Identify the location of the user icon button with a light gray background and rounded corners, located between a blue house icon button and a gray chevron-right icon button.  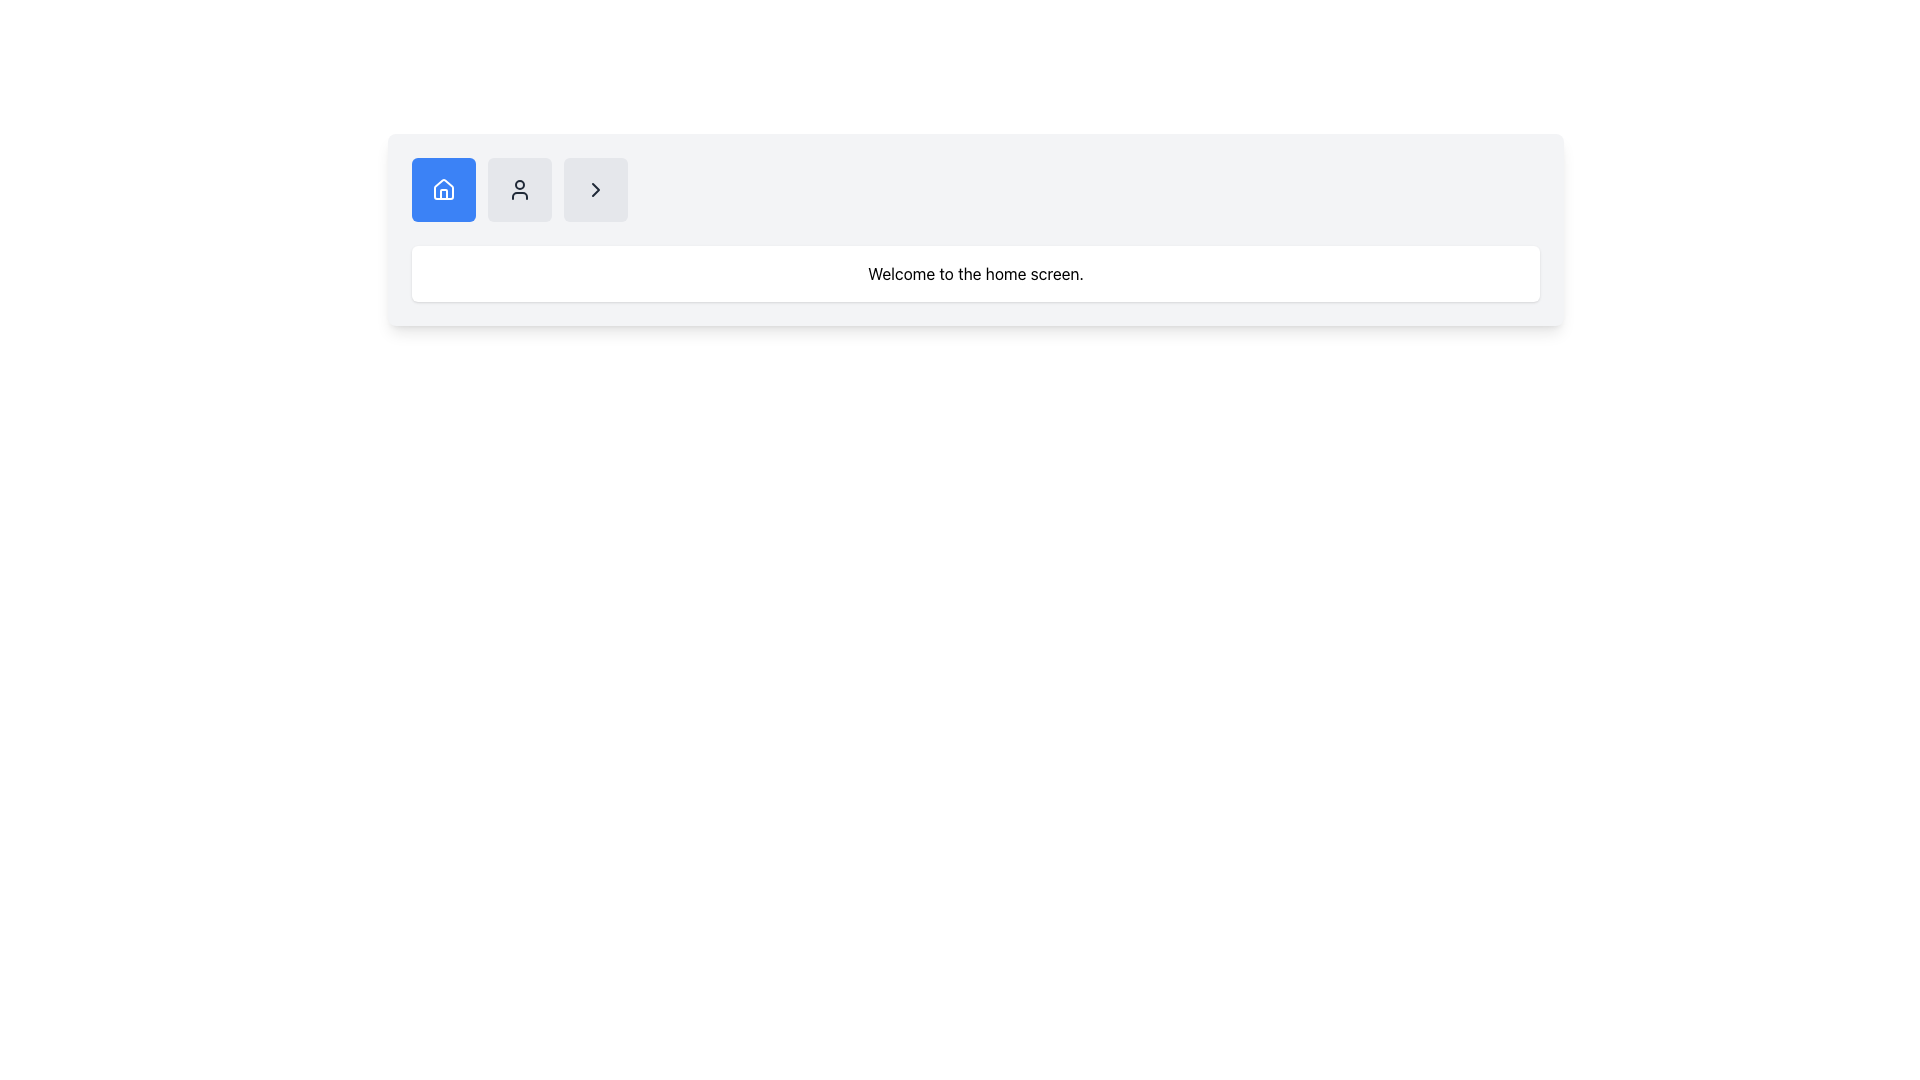
(519, 189).